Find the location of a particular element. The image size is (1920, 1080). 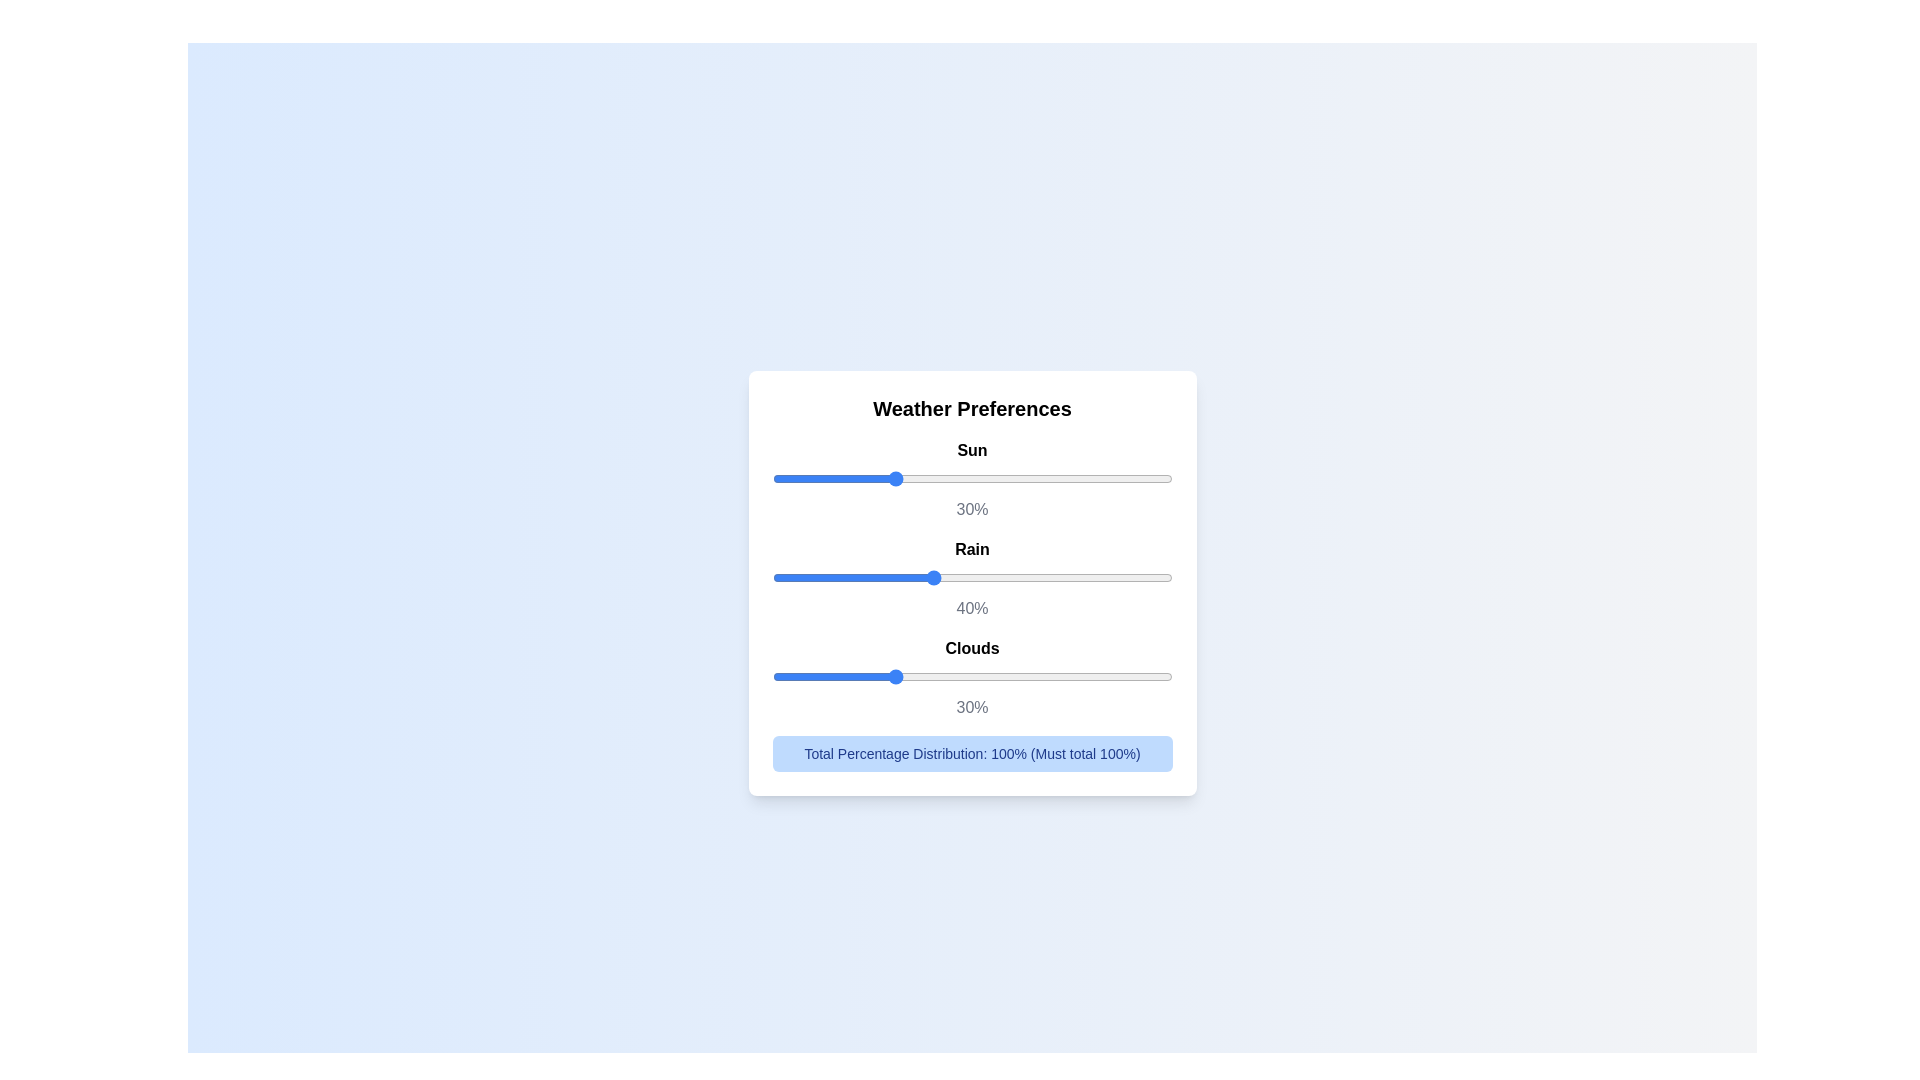

the 'Clouds' slider to 64% is located at coordinates (1028, 675).